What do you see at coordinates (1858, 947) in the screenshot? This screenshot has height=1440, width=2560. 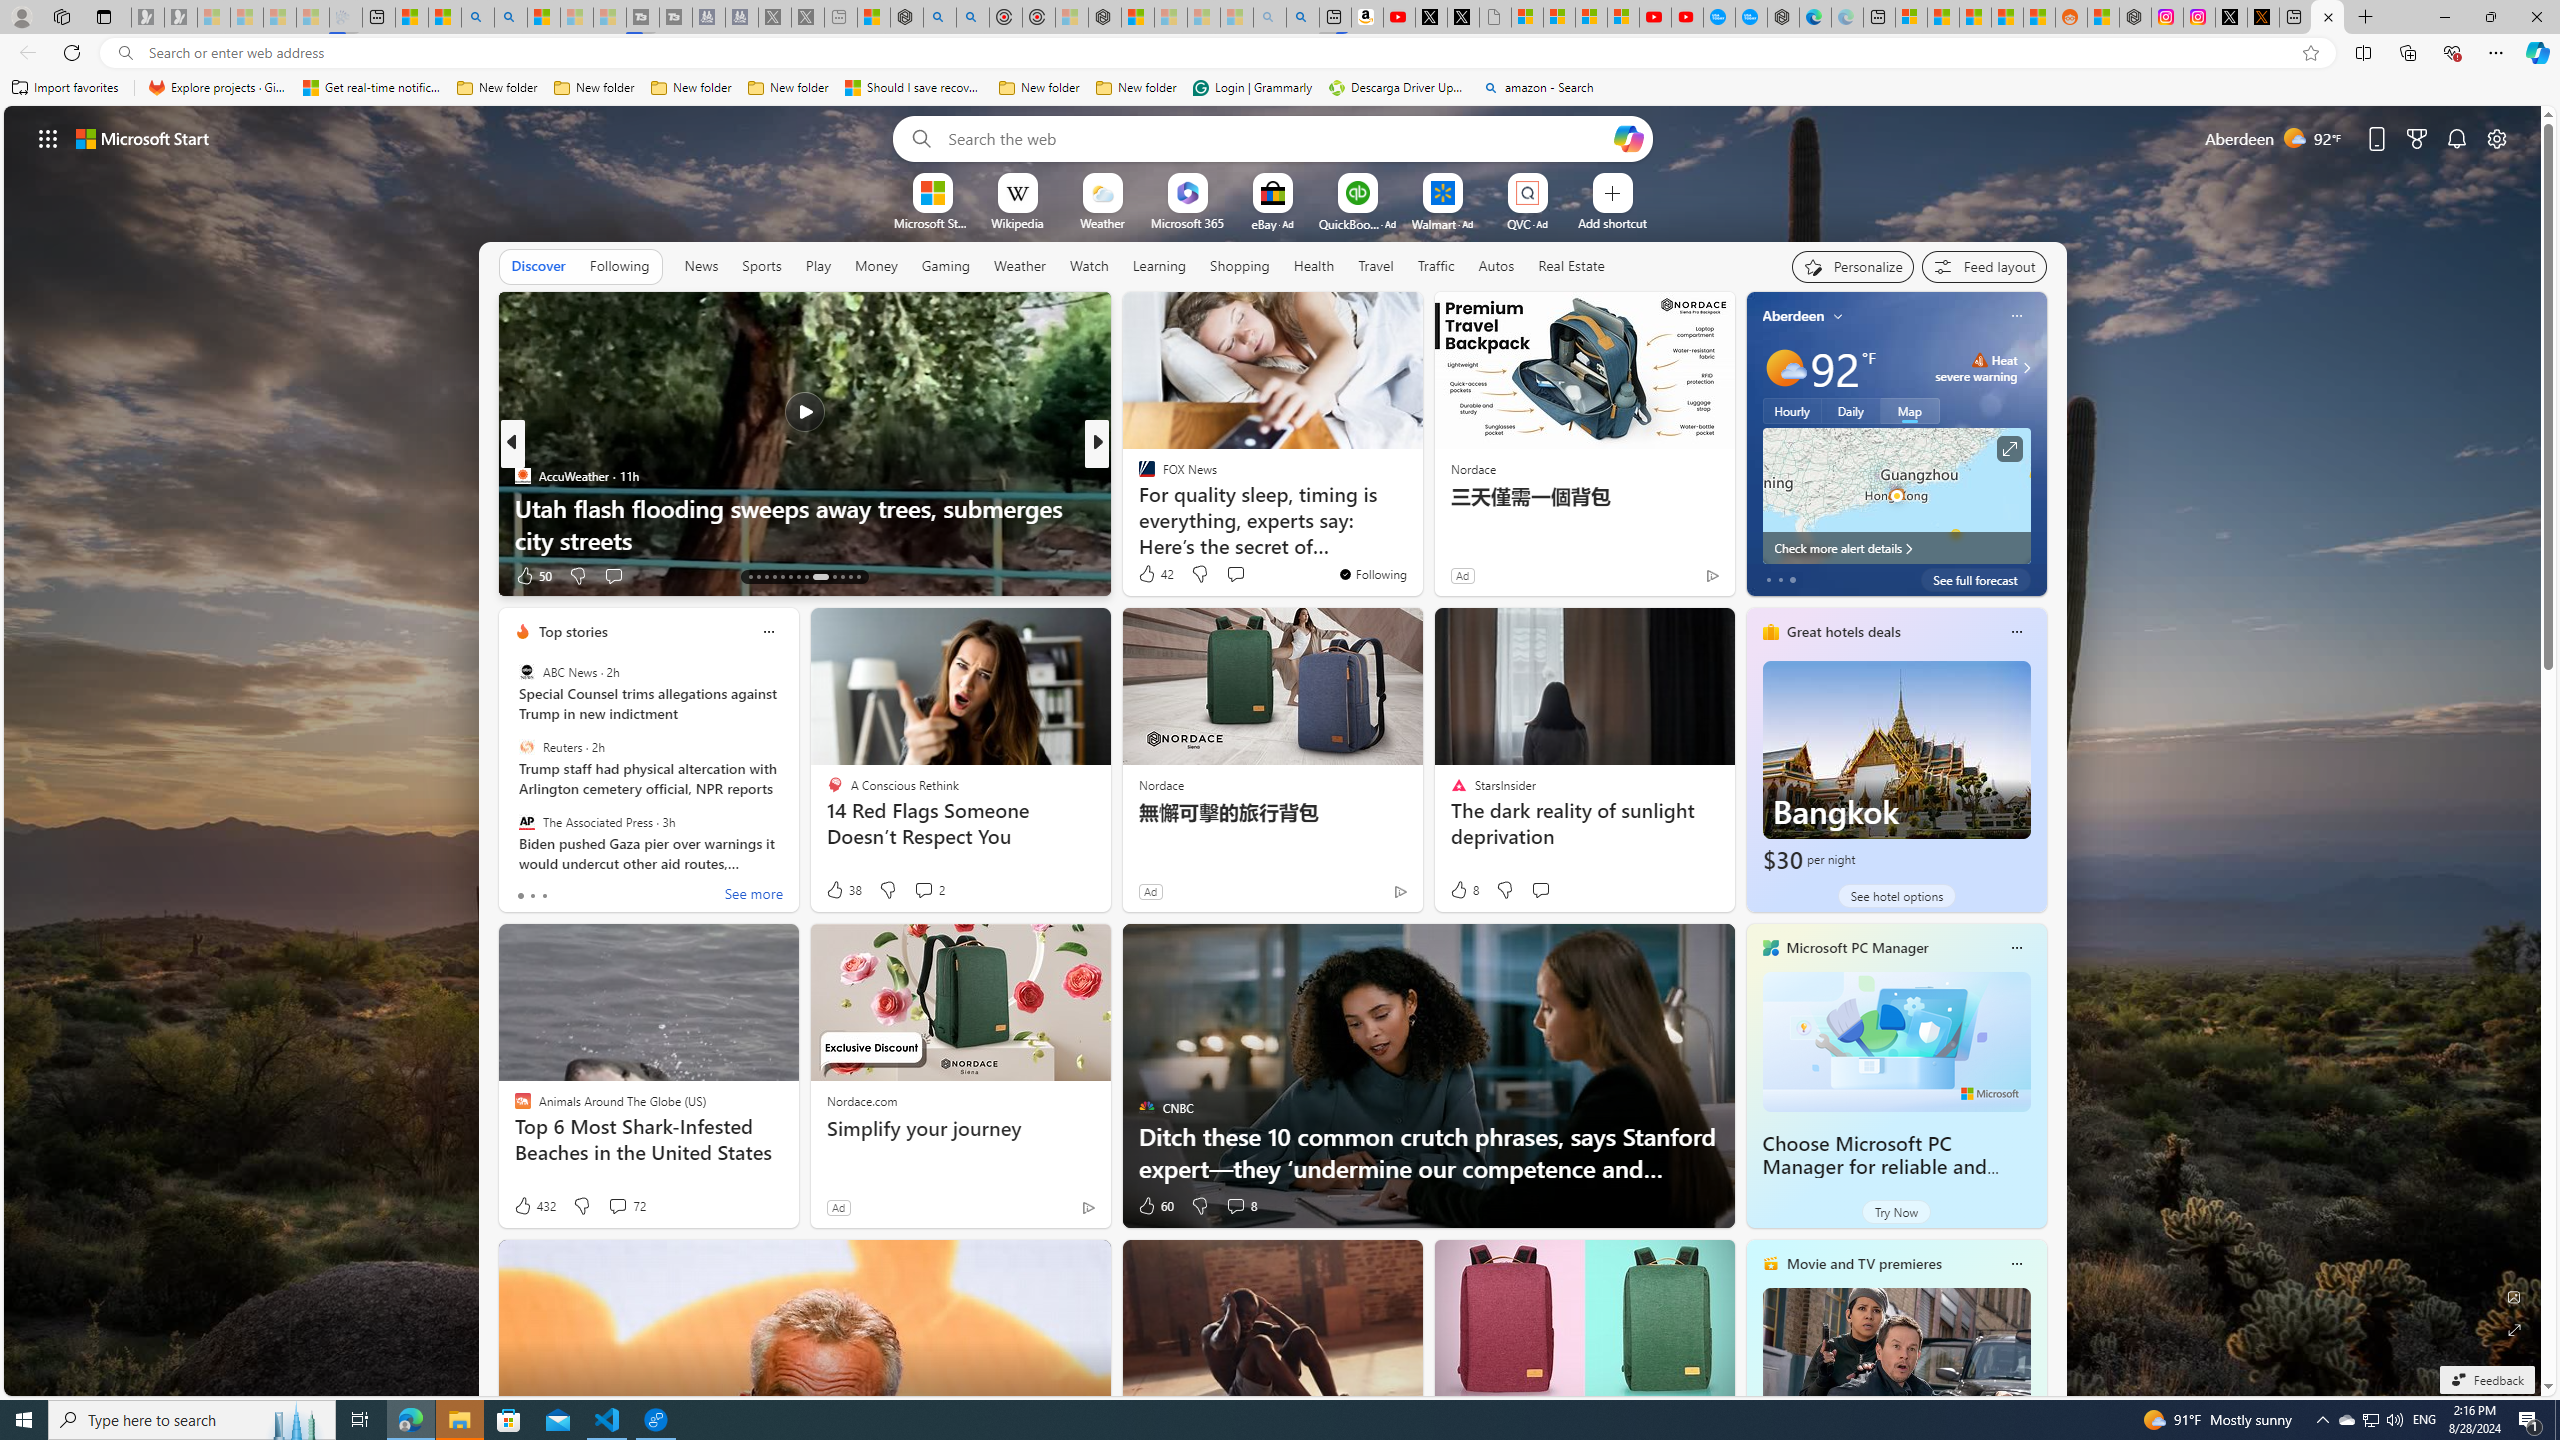 I see `'Microsoft PC Manager'` at bounding box center [1858, 947].